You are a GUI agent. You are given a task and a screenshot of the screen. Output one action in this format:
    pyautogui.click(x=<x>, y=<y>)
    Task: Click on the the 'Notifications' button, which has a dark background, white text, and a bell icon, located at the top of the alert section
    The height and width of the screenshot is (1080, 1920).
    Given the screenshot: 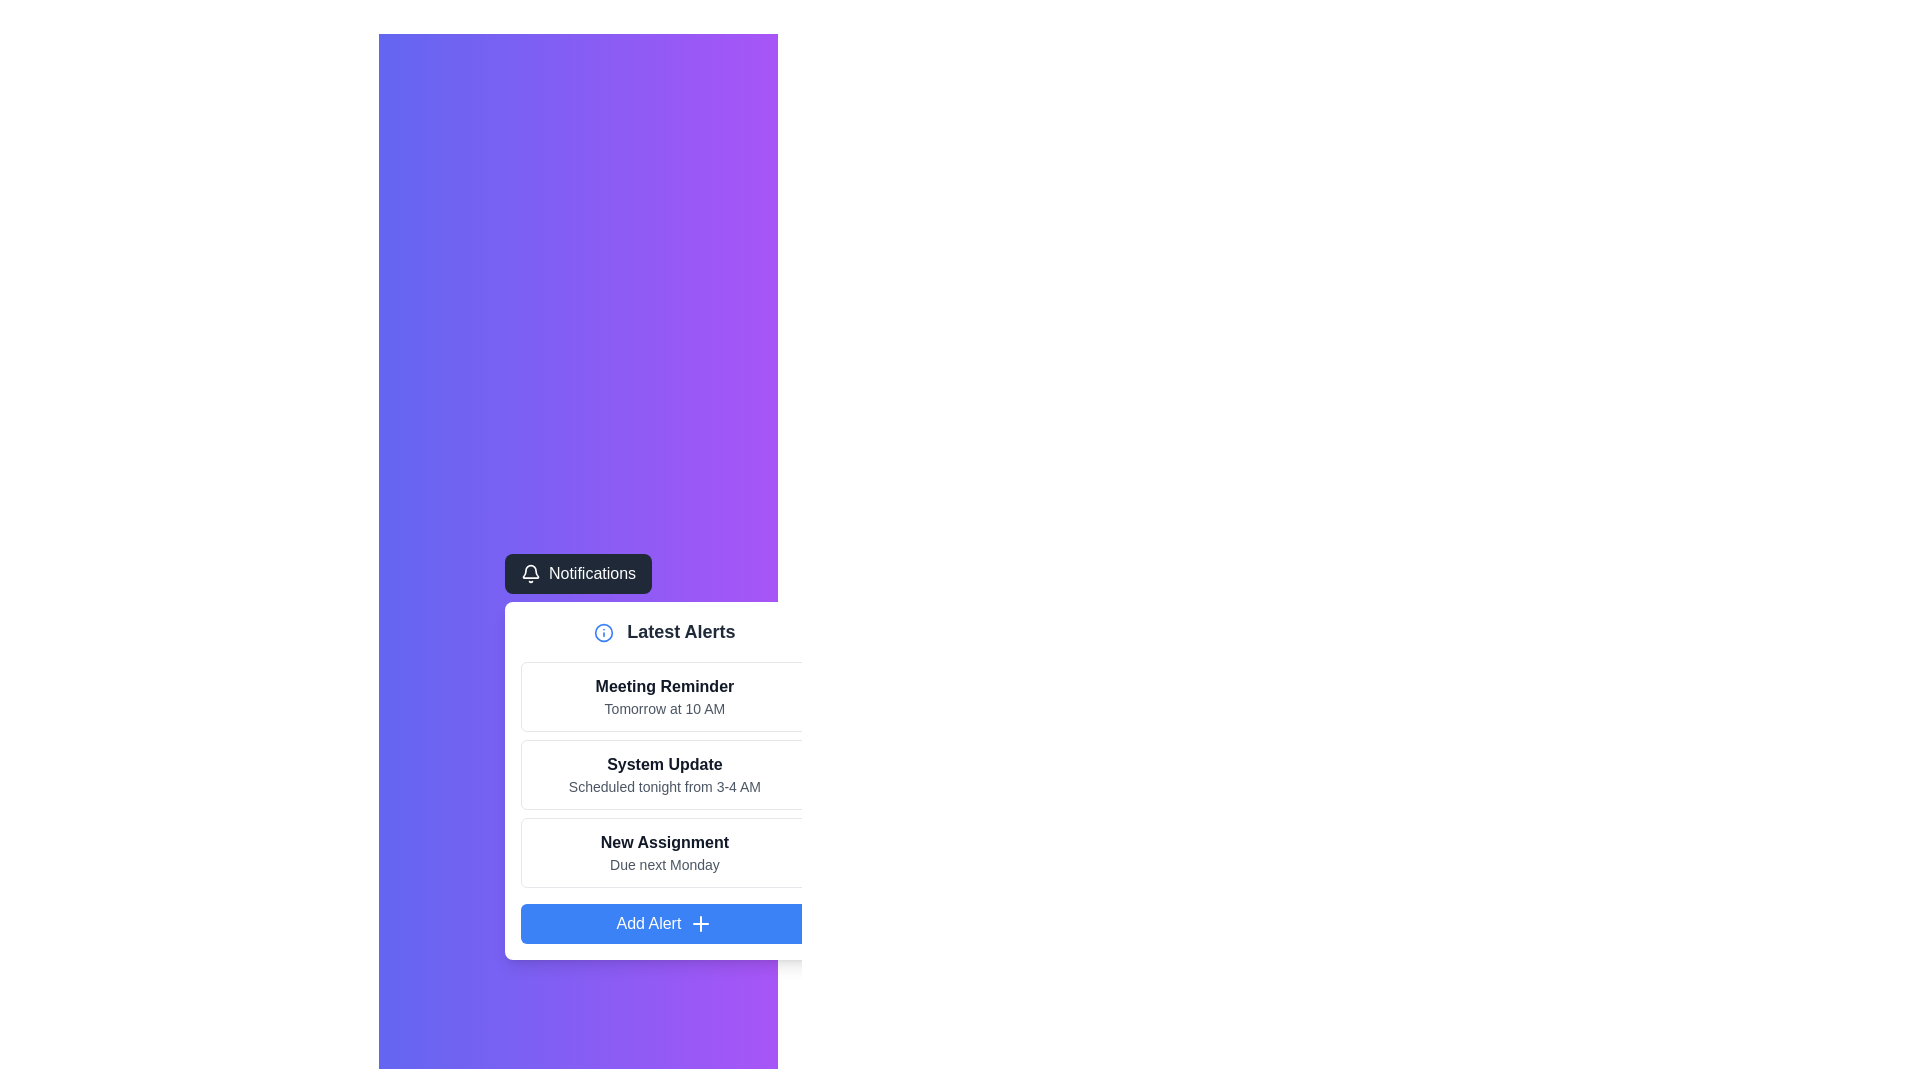 What is the action you would take?
    pyautogui.click(x=577, y=574)
    